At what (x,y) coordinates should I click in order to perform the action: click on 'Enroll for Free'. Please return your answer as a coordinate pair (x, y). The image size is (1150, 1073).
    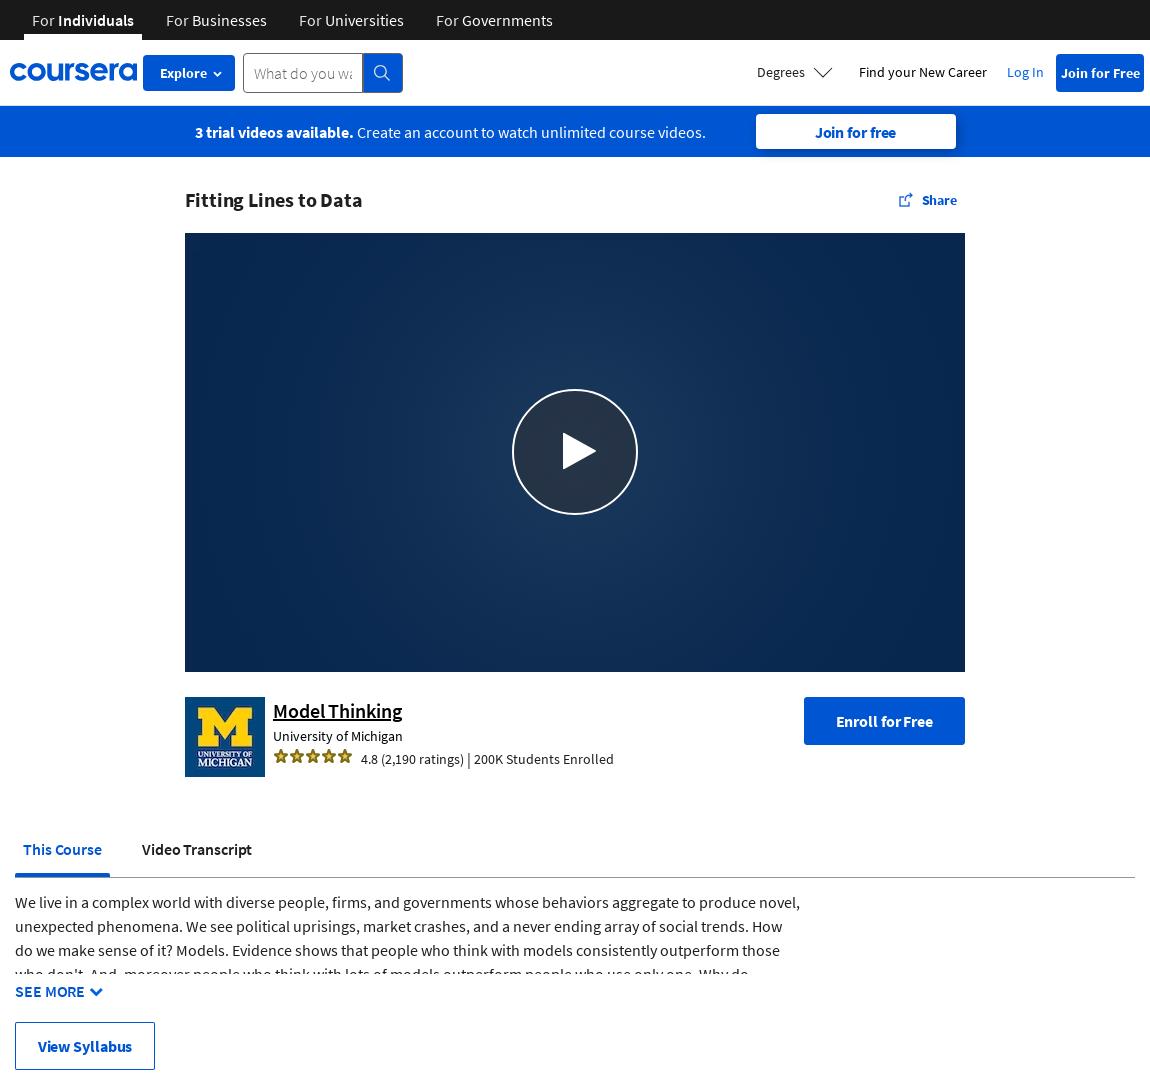
    Looking at the image, I should click on (884, 718).